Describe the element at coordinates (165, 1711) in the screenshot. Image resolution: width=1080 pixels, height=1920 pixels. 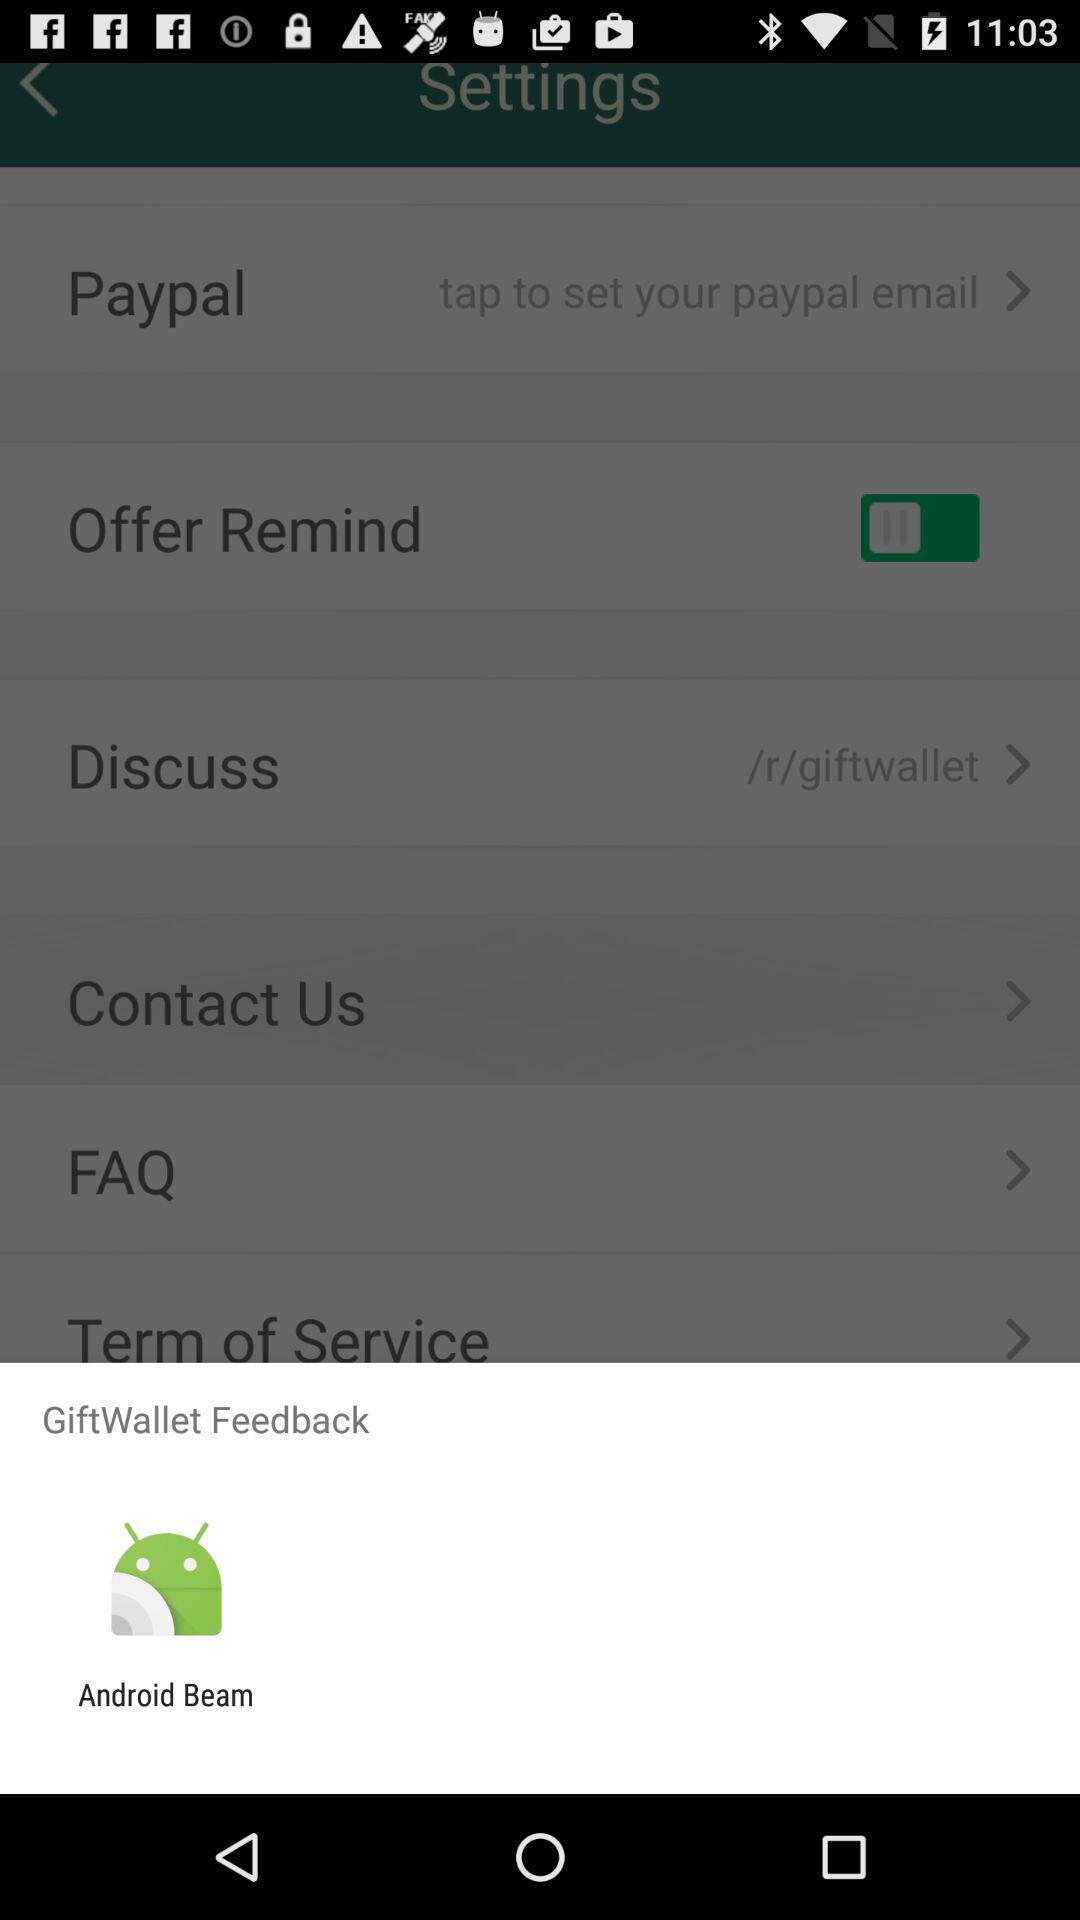
I see `the android beam app` at that location.